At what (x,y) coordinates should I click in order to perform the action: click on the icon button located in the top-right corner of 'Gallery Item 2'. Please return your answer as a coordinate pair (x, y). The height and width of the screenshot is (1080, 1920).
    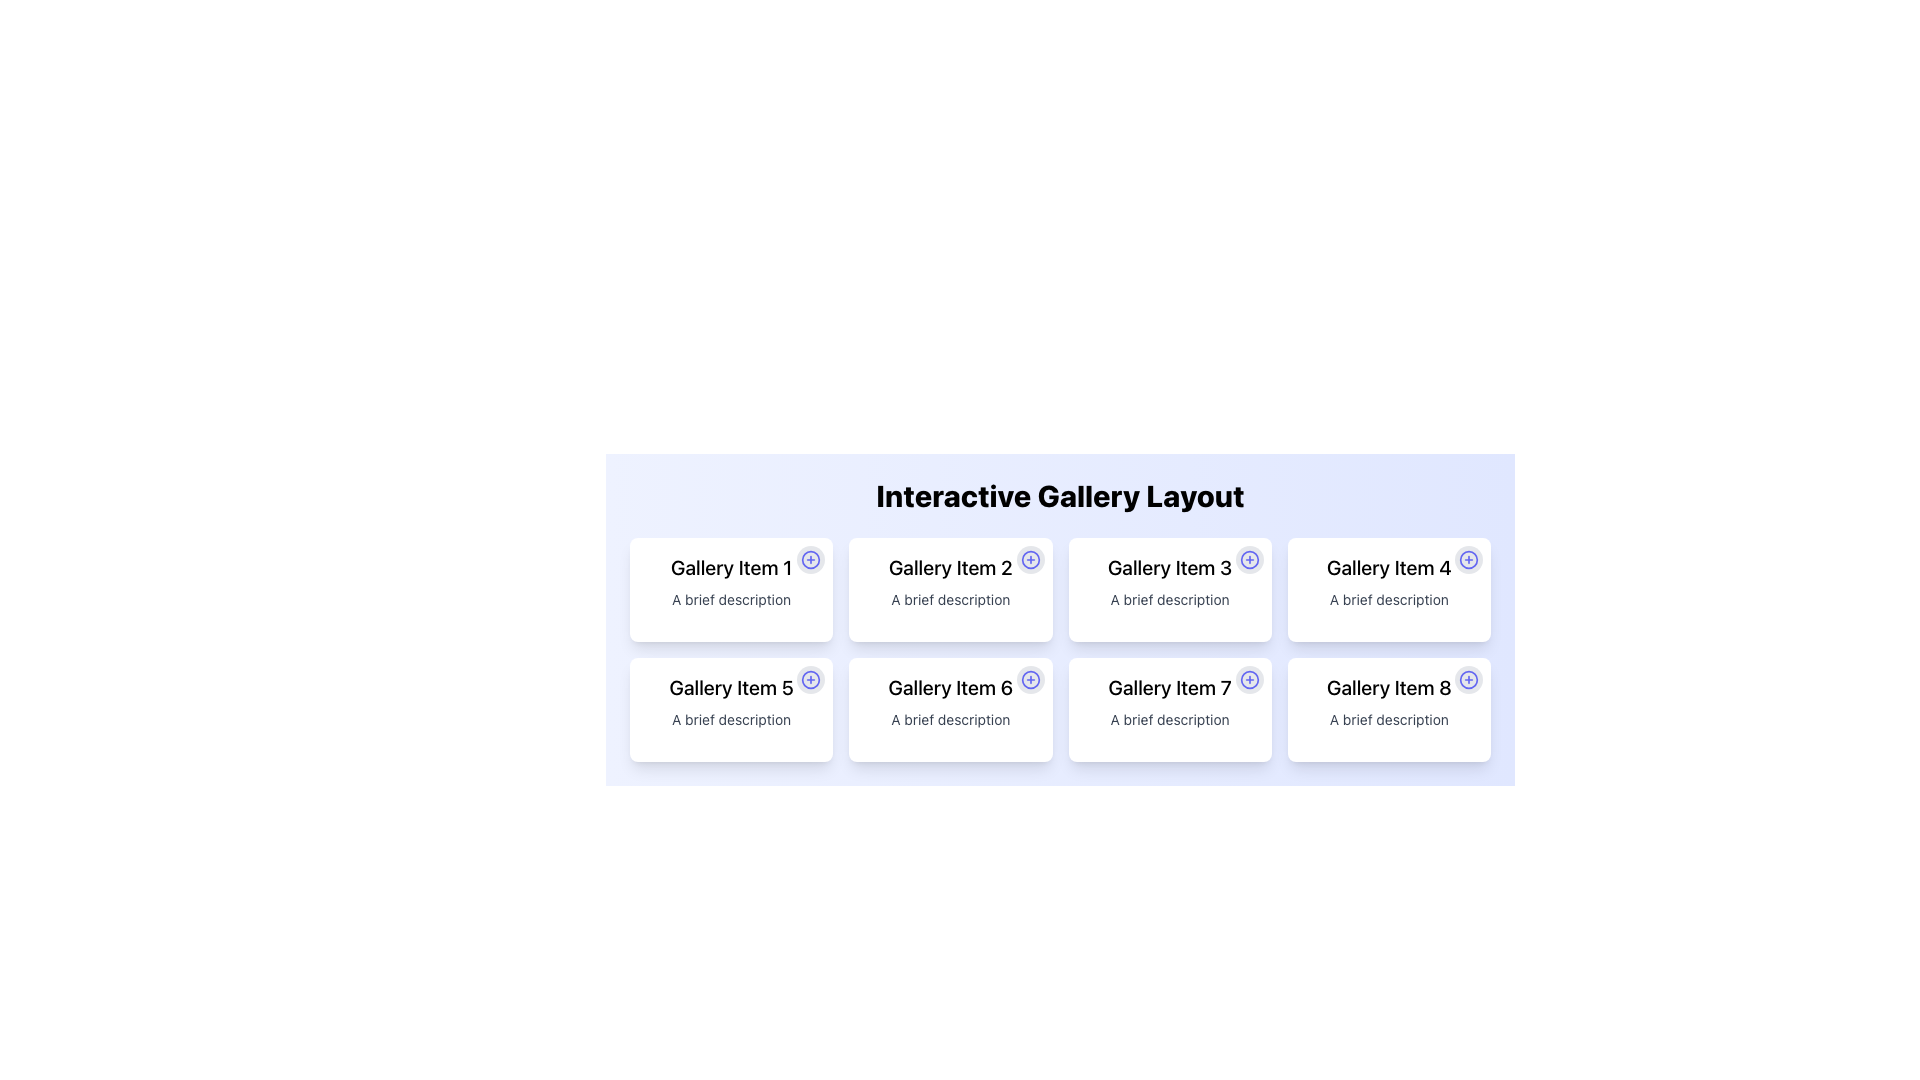
    Looking at the image, I should click on (1030, 559).